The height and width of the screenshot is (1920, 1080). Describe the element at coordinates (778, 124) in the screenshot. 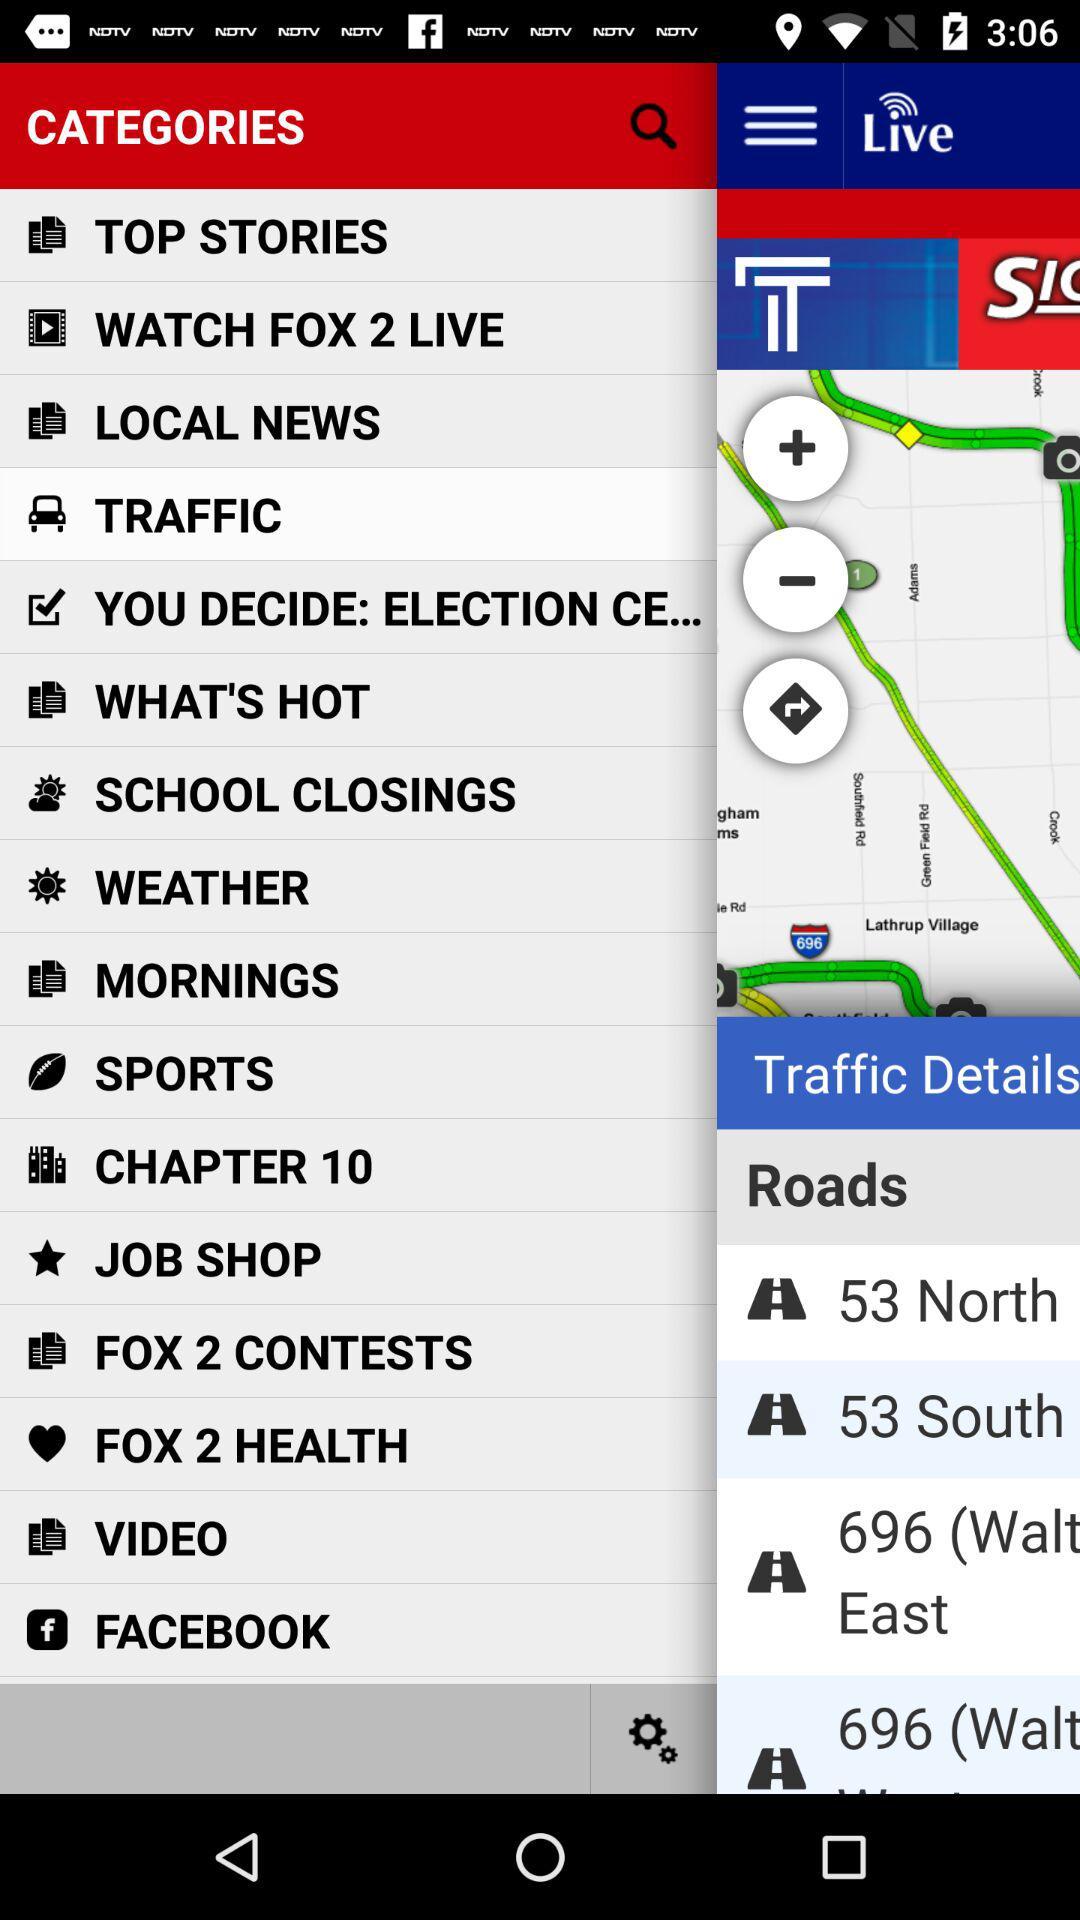

I see `the menu icon` at that location.